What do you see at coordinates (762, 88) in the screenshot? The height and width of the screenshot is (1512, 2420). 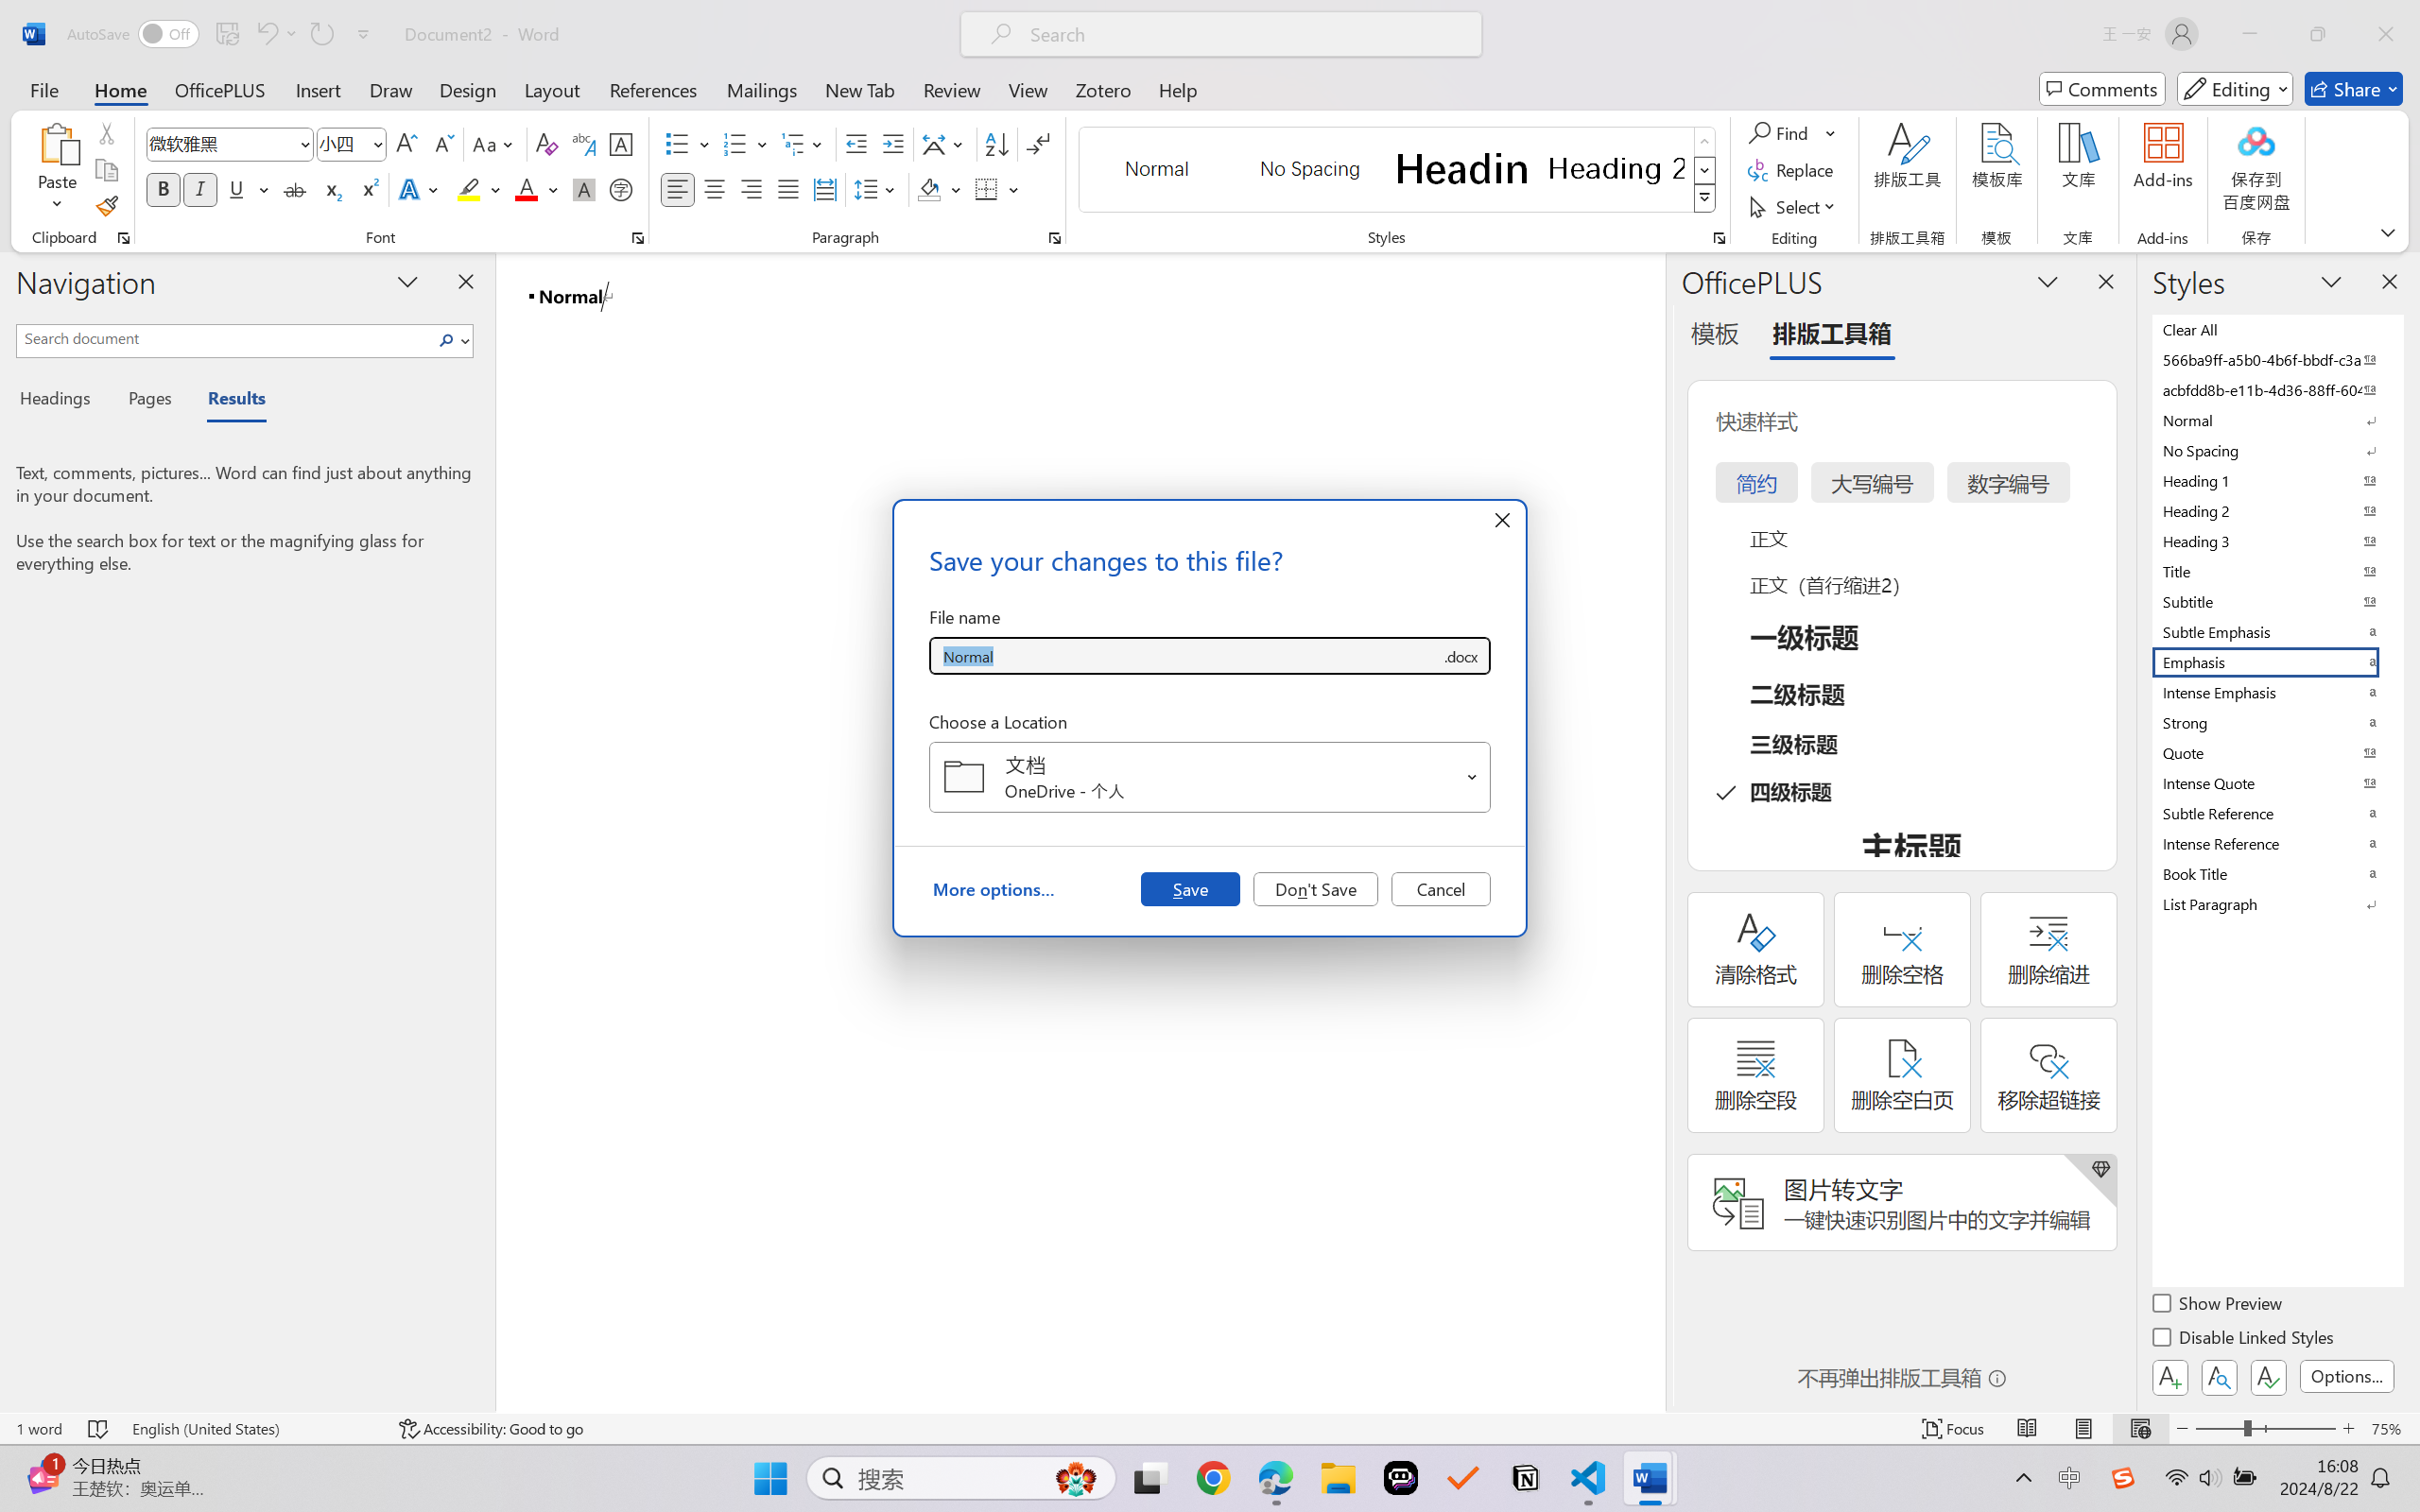 I see `'Mailings'` at bounding box center [762, 88].